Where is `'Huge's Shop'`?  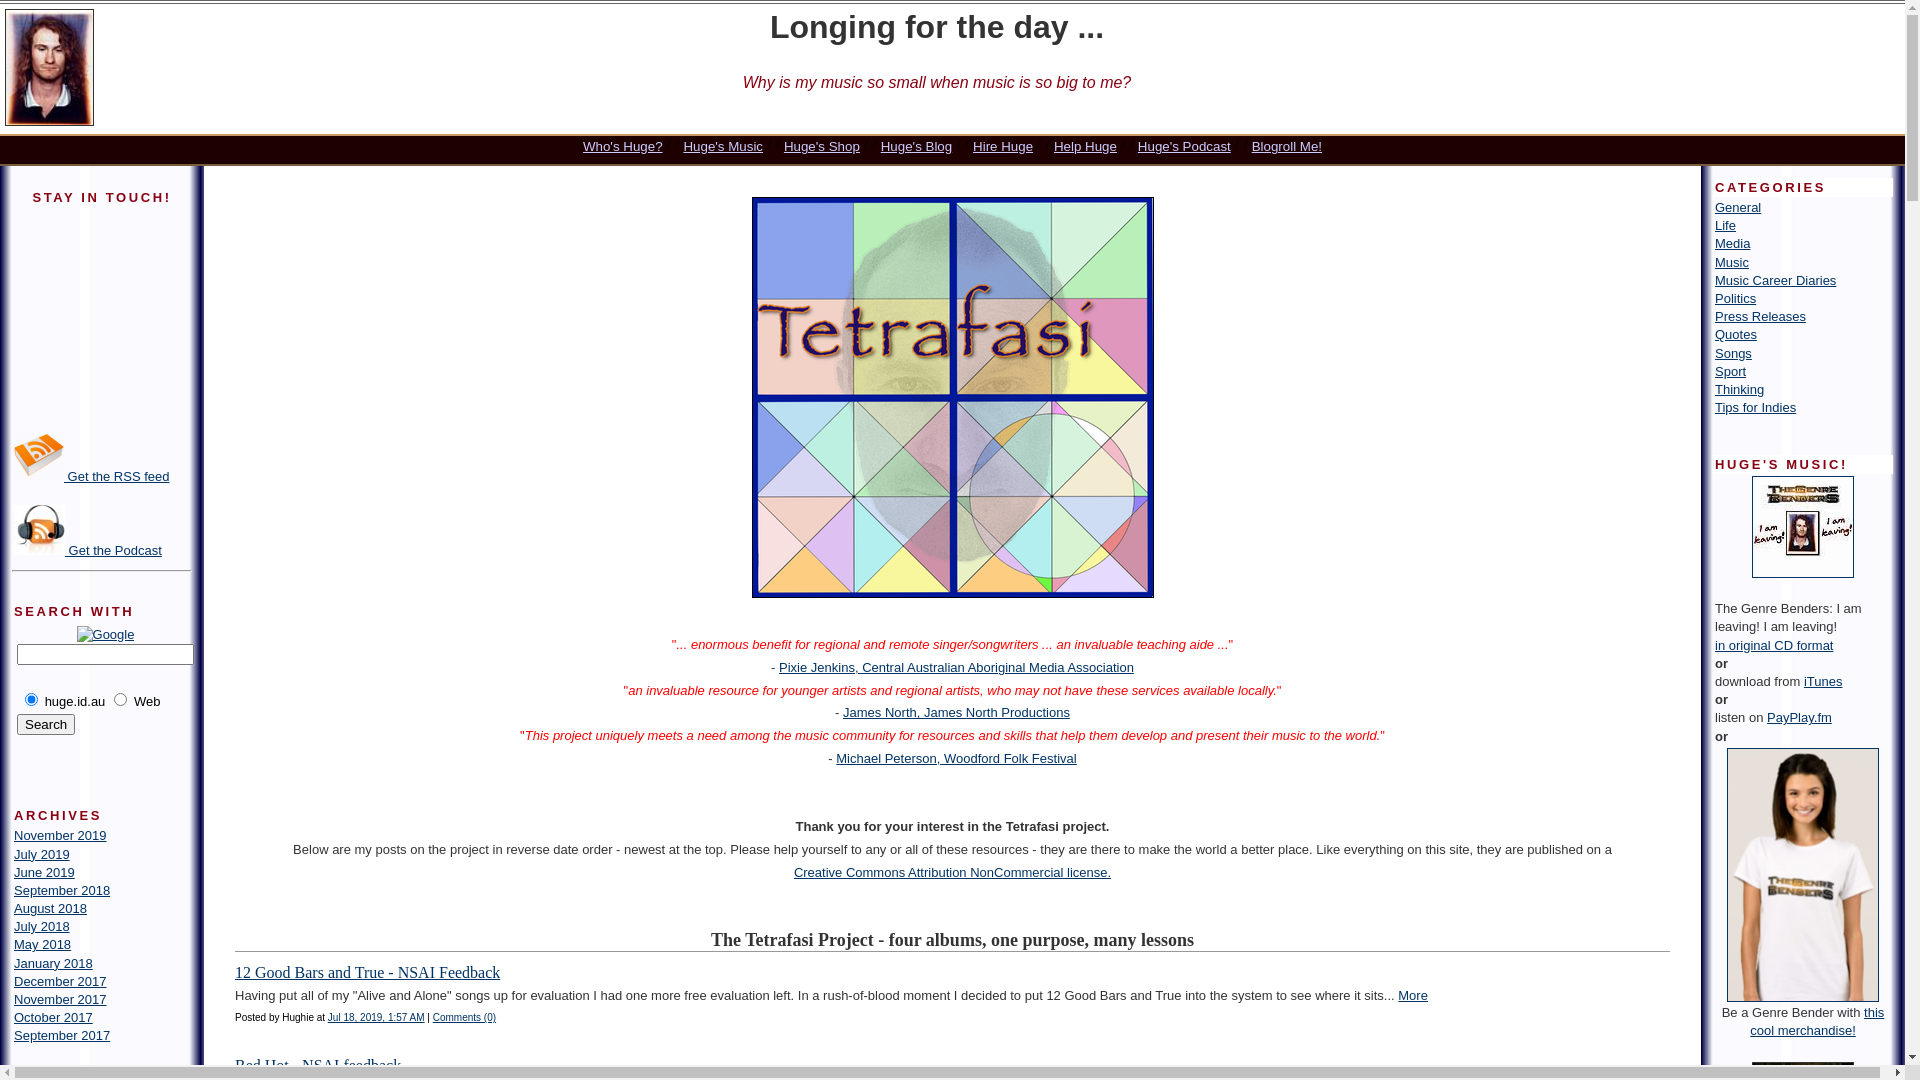
'Huge's Shop' is located at coordinates (821, 145).